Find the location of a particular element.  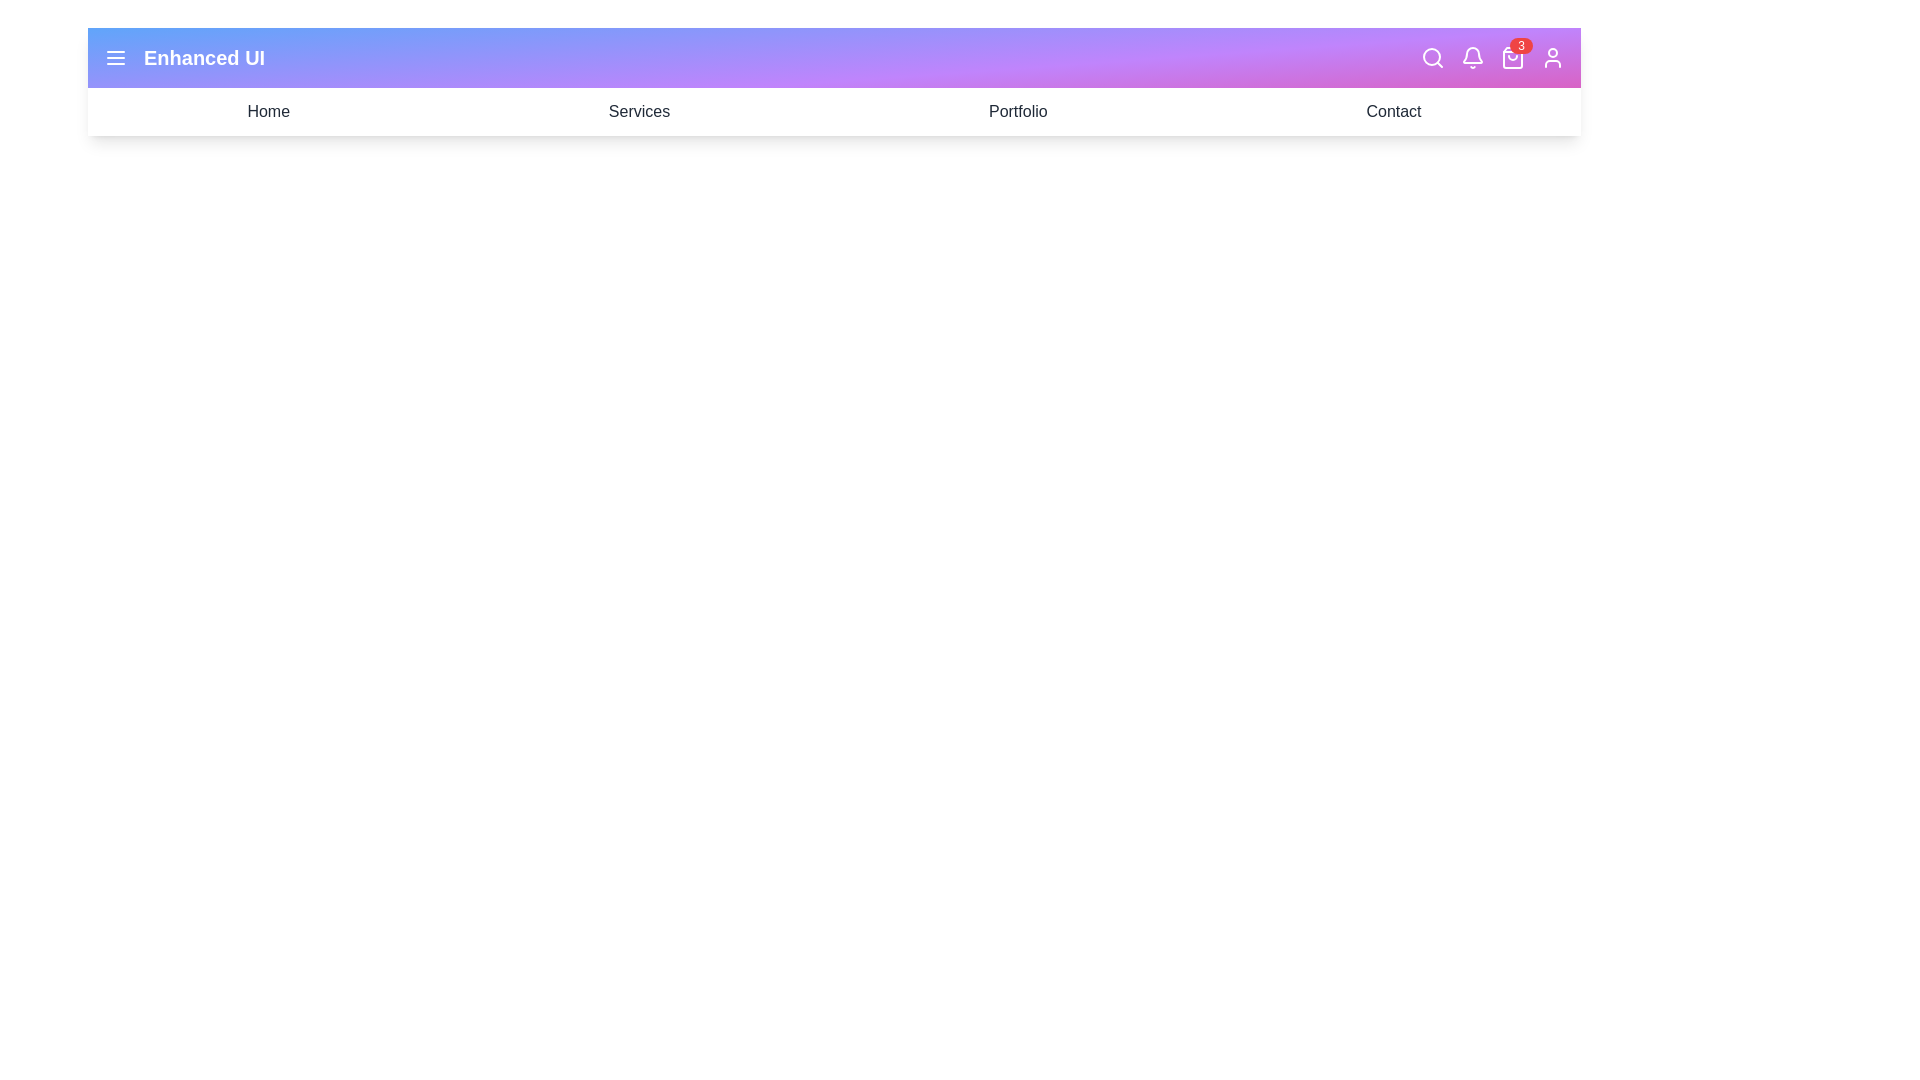

the bell icon to view notifications is located at coordinates (1473, 56).